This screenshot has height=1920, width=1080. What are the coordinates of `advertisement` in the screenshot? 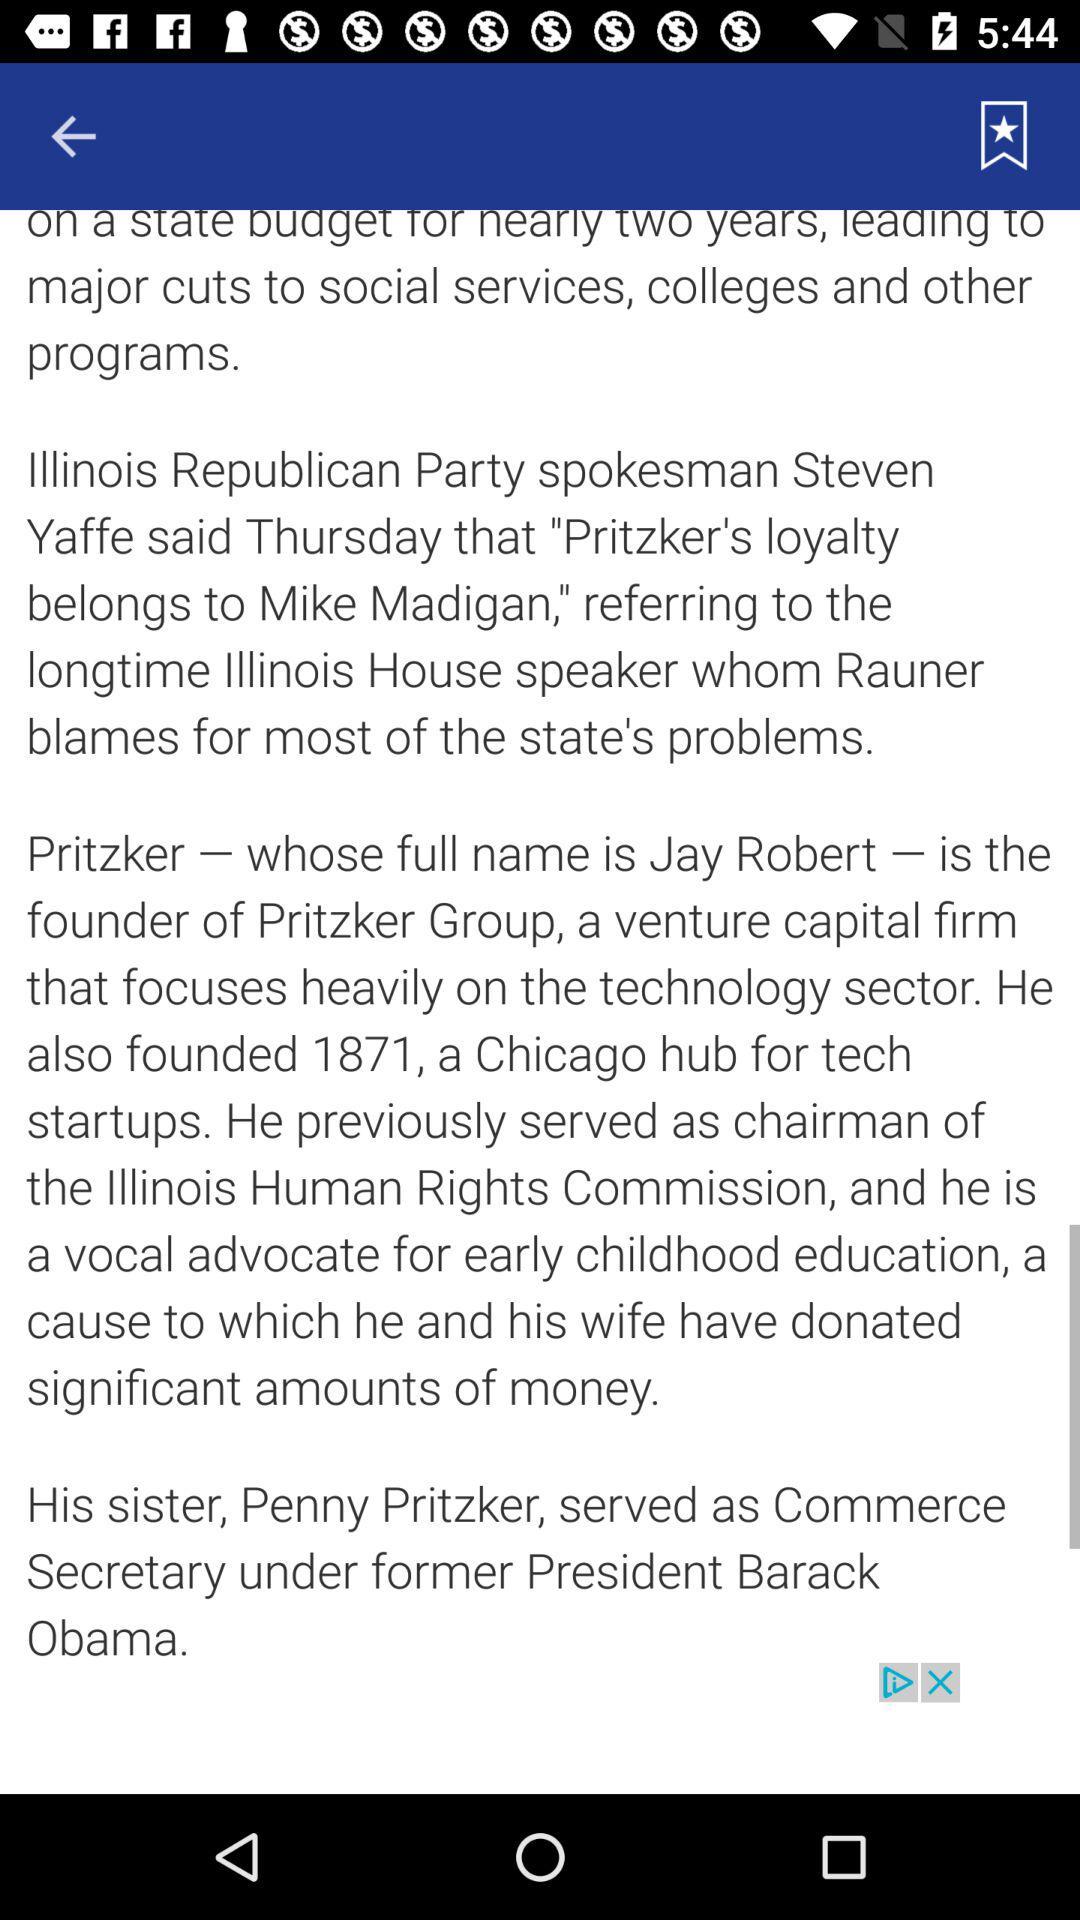 It's located at (540, 1727).